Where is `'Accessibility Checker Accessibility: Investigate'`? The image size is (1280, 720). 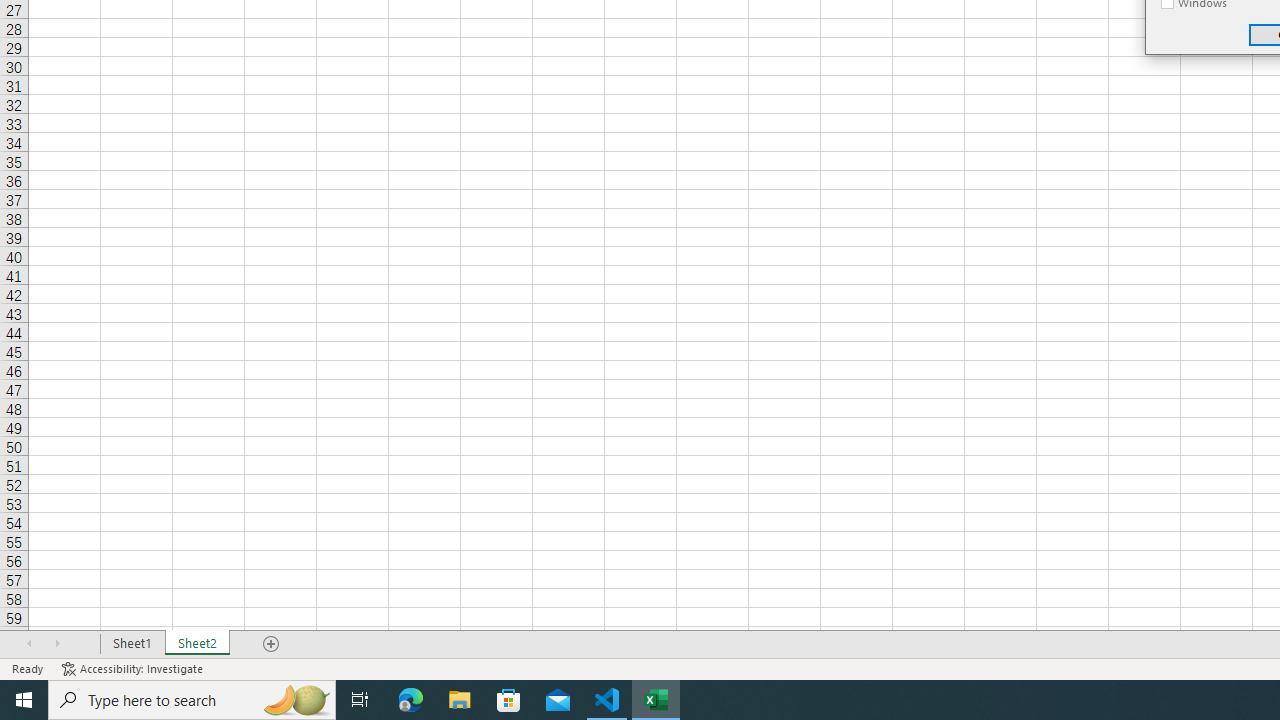
'Accessibility Checker Accessibility: Investigate' is located at coordinates (133, 669).